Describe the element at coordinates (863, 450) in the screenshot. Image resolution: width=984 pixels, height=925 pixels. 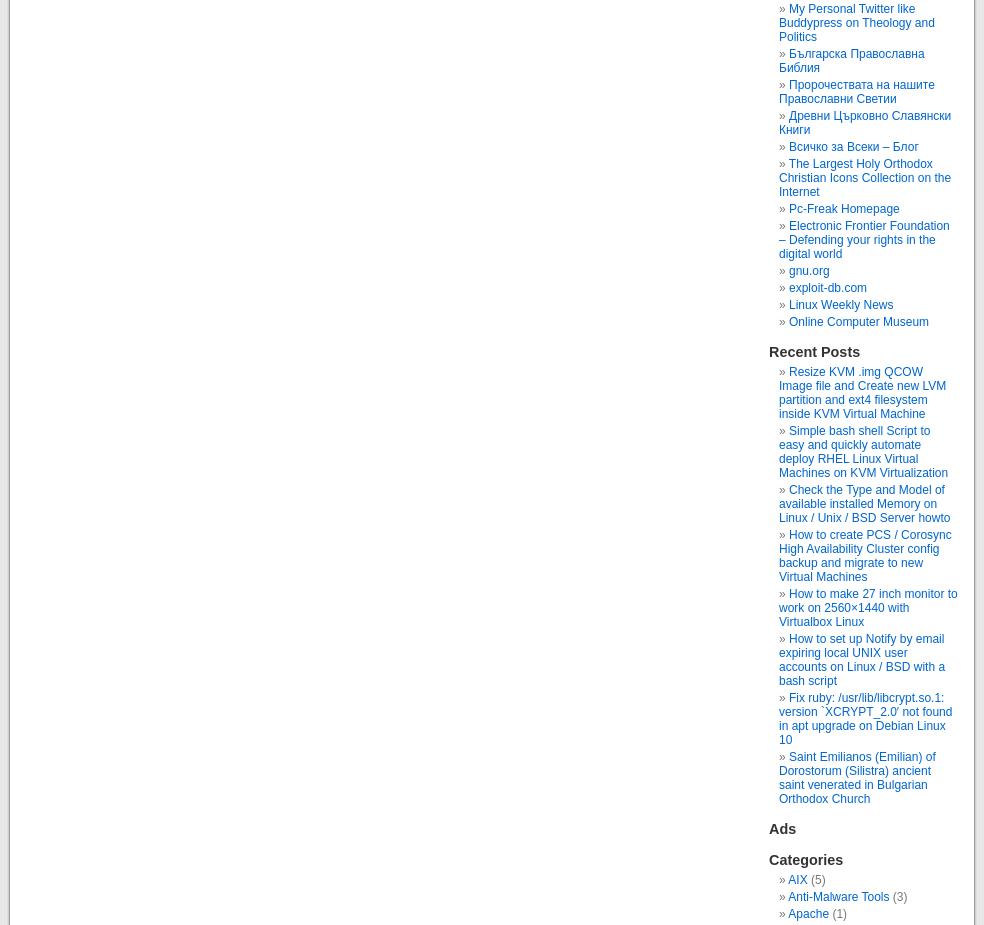
I see `'Simple bash shell Script to easy and quickly automate deploy RHEL Linux Virtual Machines on KVM Virtualization'` at that location.